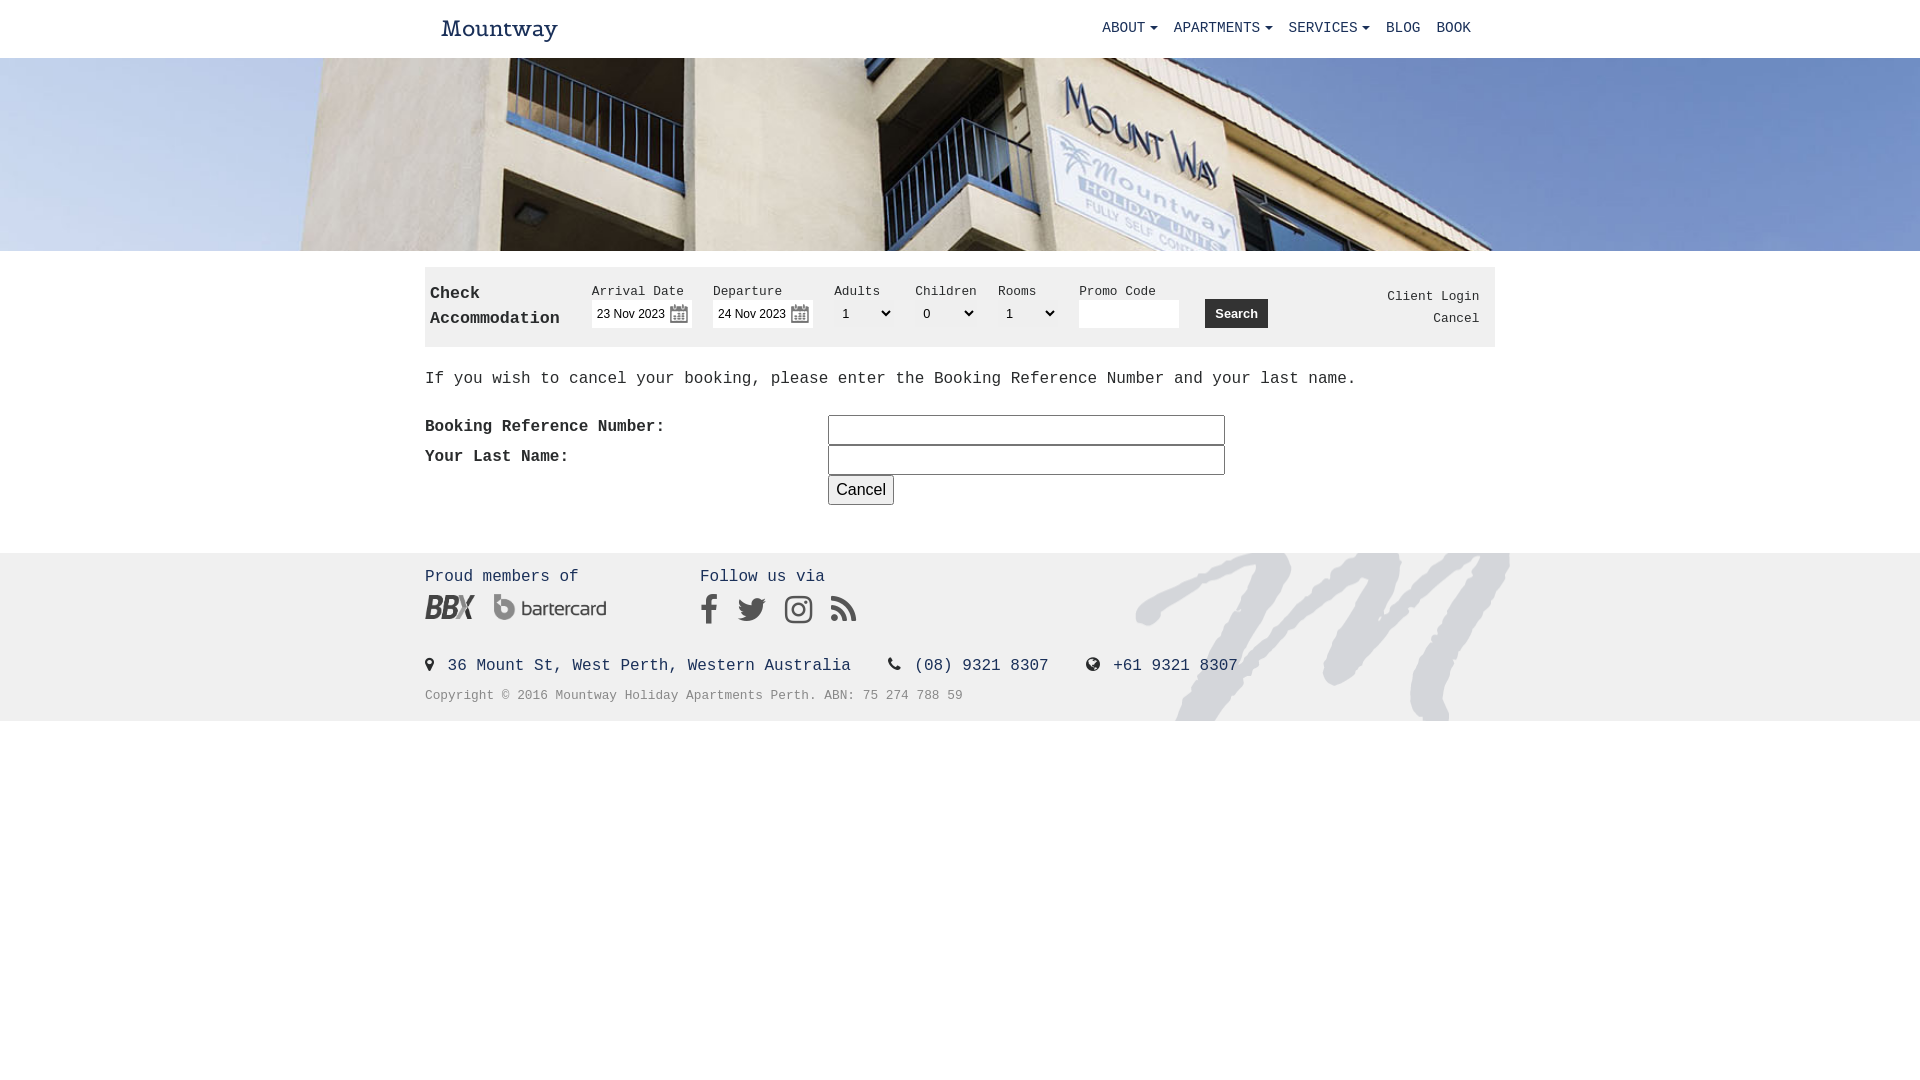  What do you see at coordinates (1235, 313) in the screenshot?
I see `'Search'` at bounding box center [1235, 313].